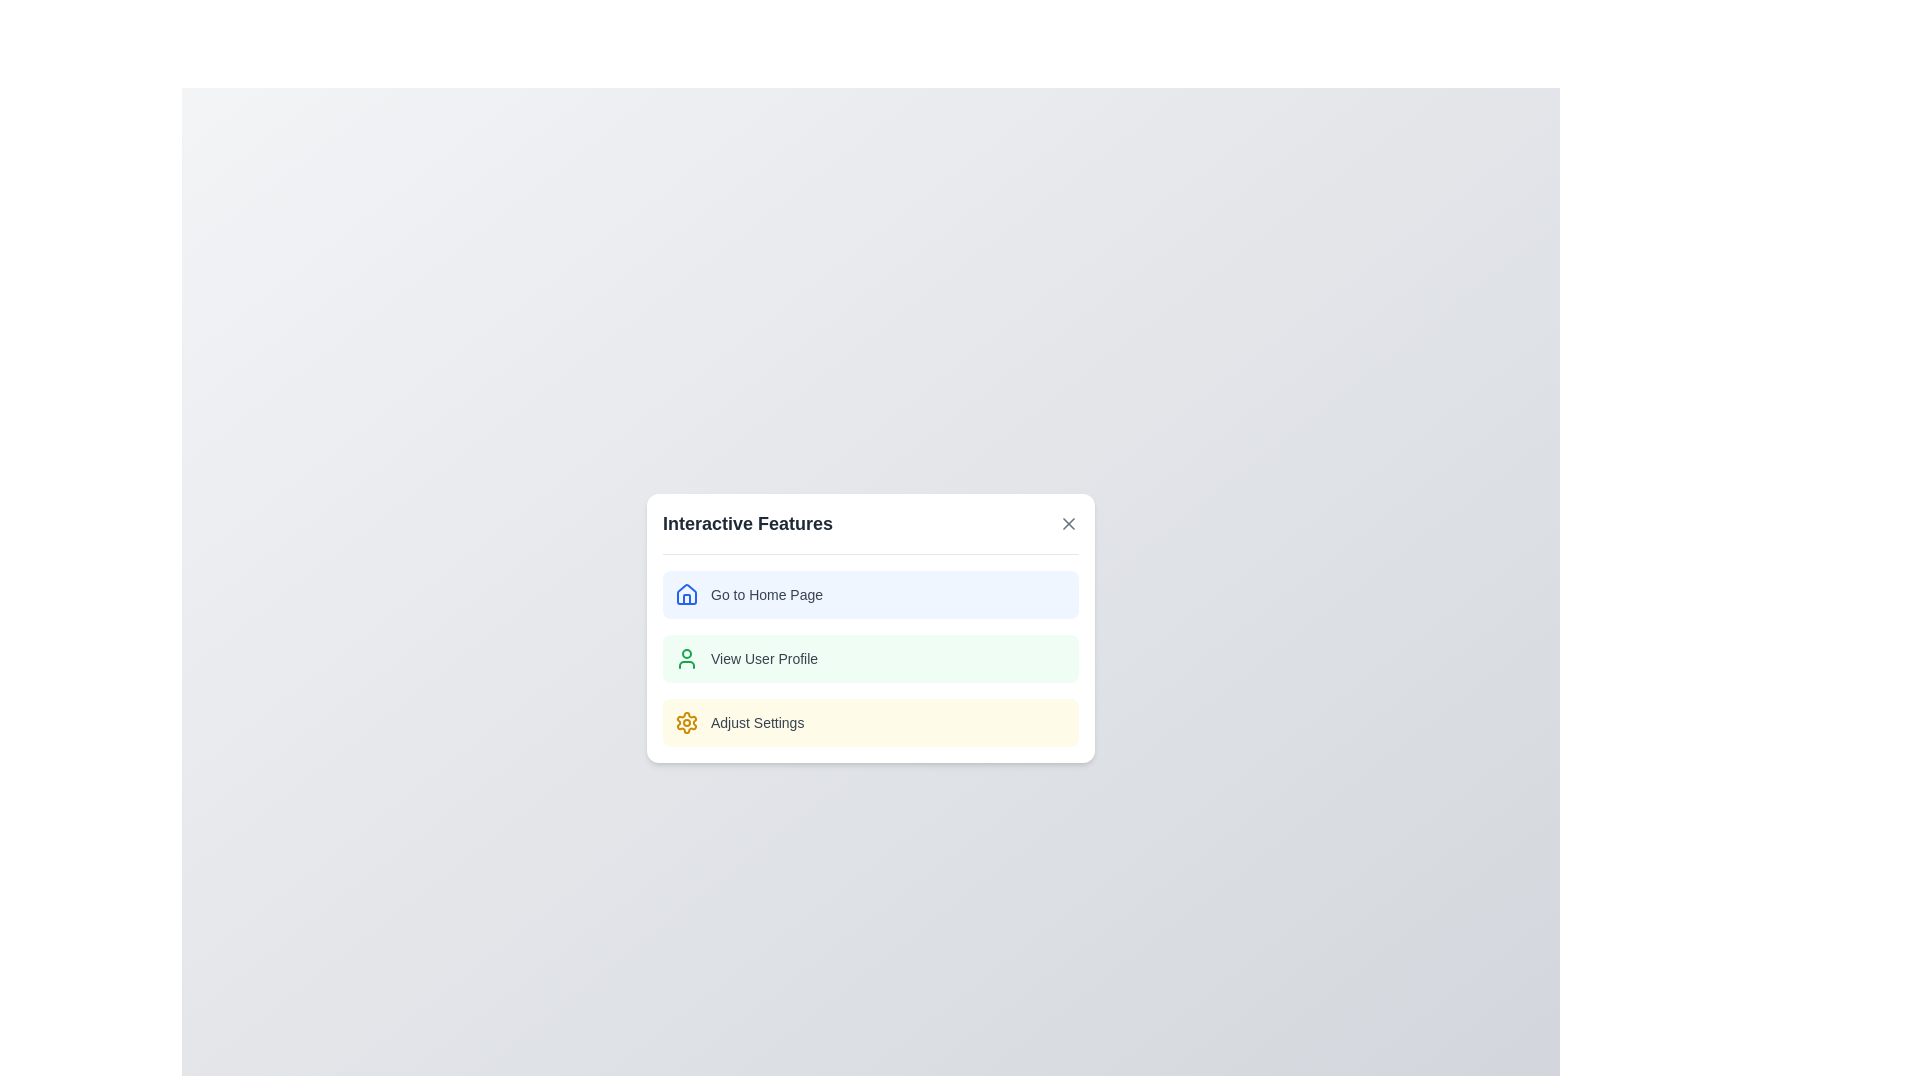 This screenshot has width=1920, height=1080. What do you see at coordinates (686, 721) in the screenshot?
I see `the settings icon located in the third row, to the left of the 'Adjust Settings' label, within the yellow-highlighted background` at bounding box center [686, 721].